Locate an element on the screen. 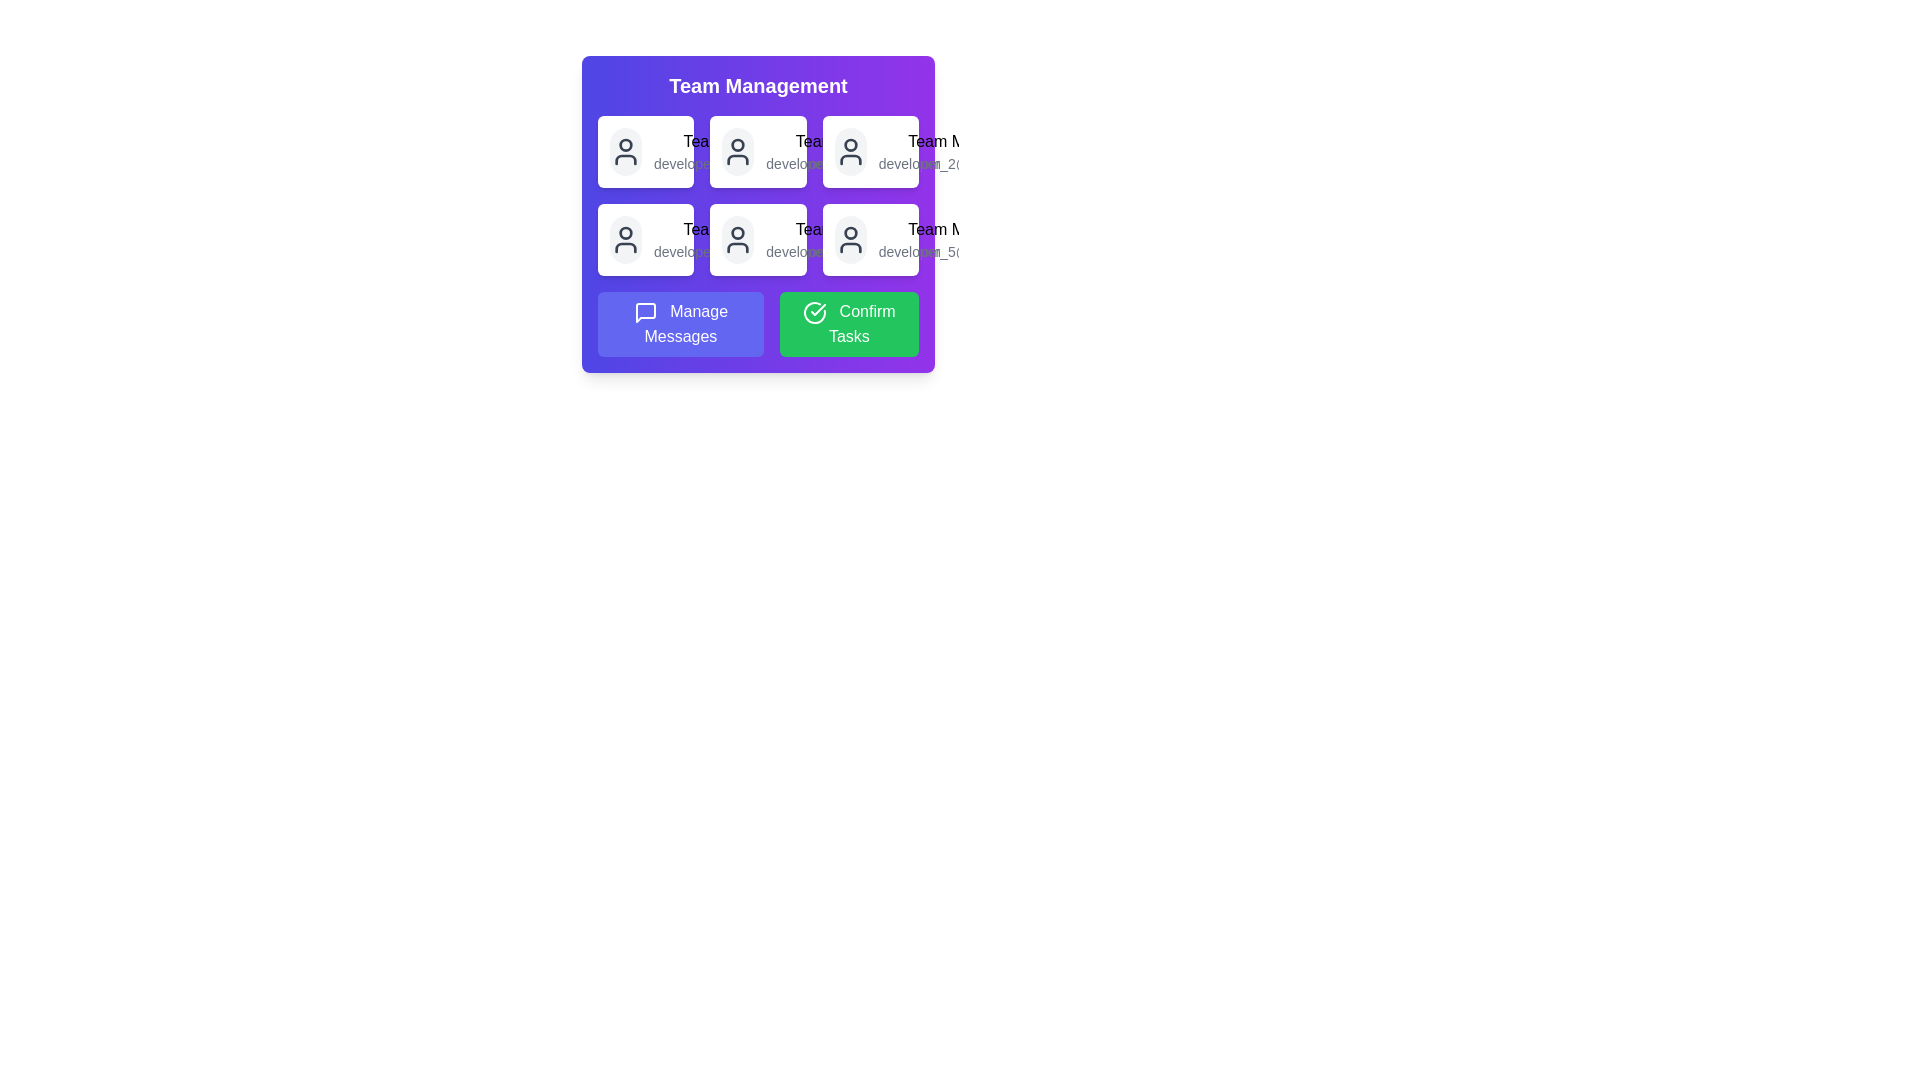  the graphic element (circle) representing the user profile status indicator in the top row of the 'Team Management' grid layout is located at coordinates (624, 144).